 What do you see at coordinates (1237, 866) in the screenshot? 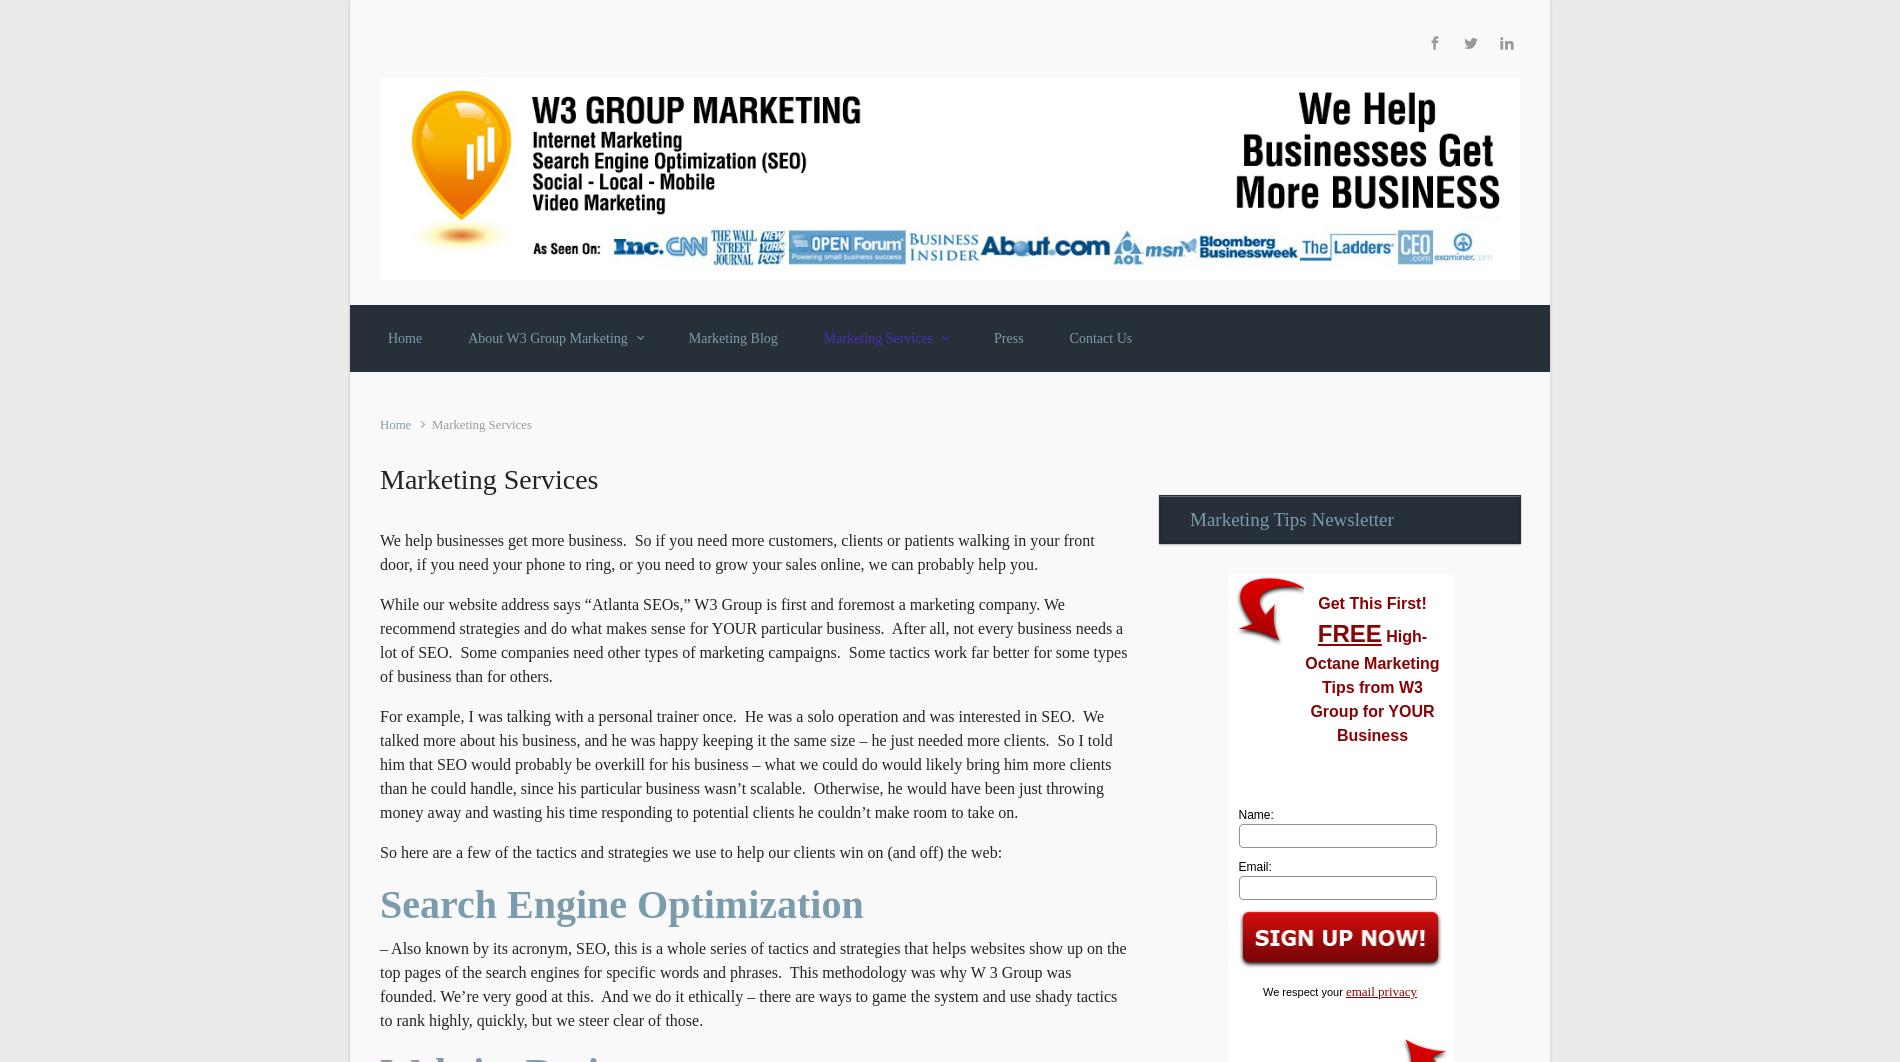
I see `'Email:'` at bounding box center [1237, 866].